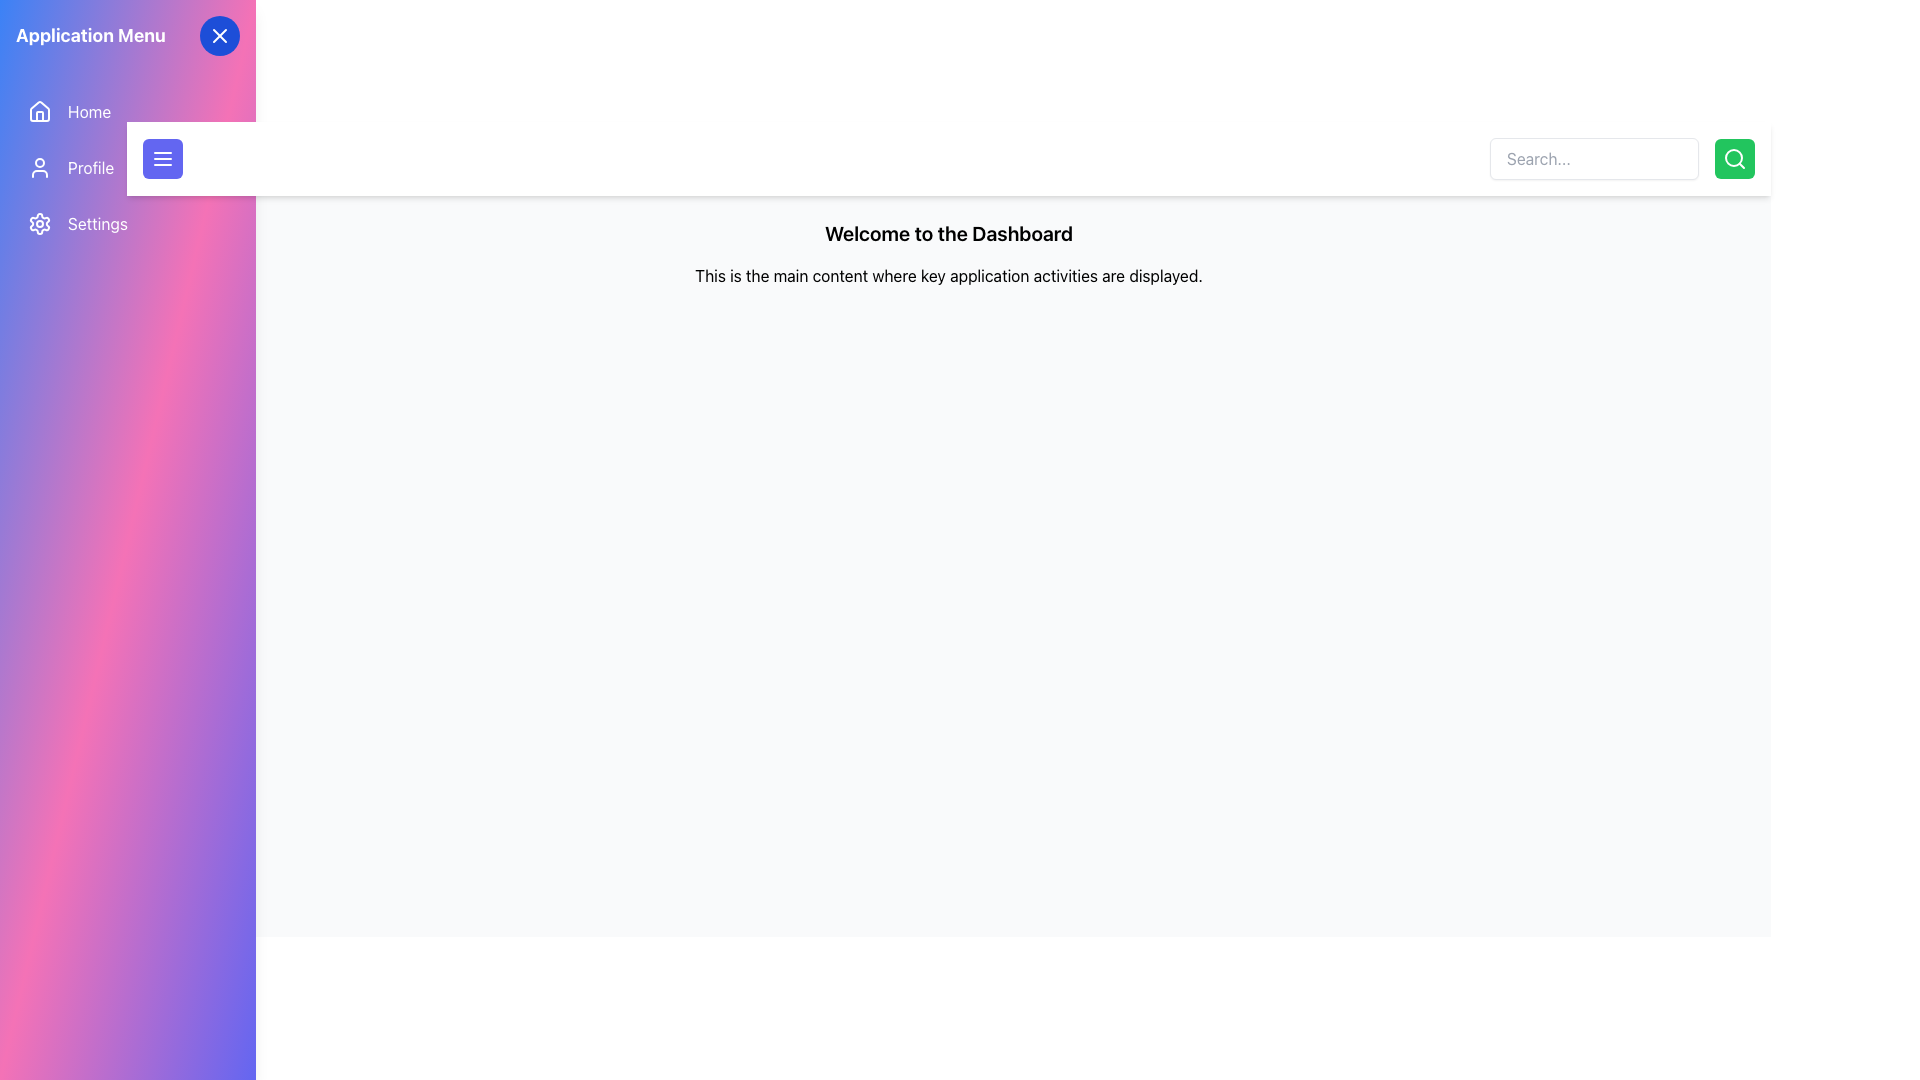 Image resolution: width=1920 pixels, height=1080 pixels. Describe the element at coordinates (39, 111) in the screenshot. I see `the home icon located in the sidebar, which is the first icon in the vertical list of menu items` at that location.